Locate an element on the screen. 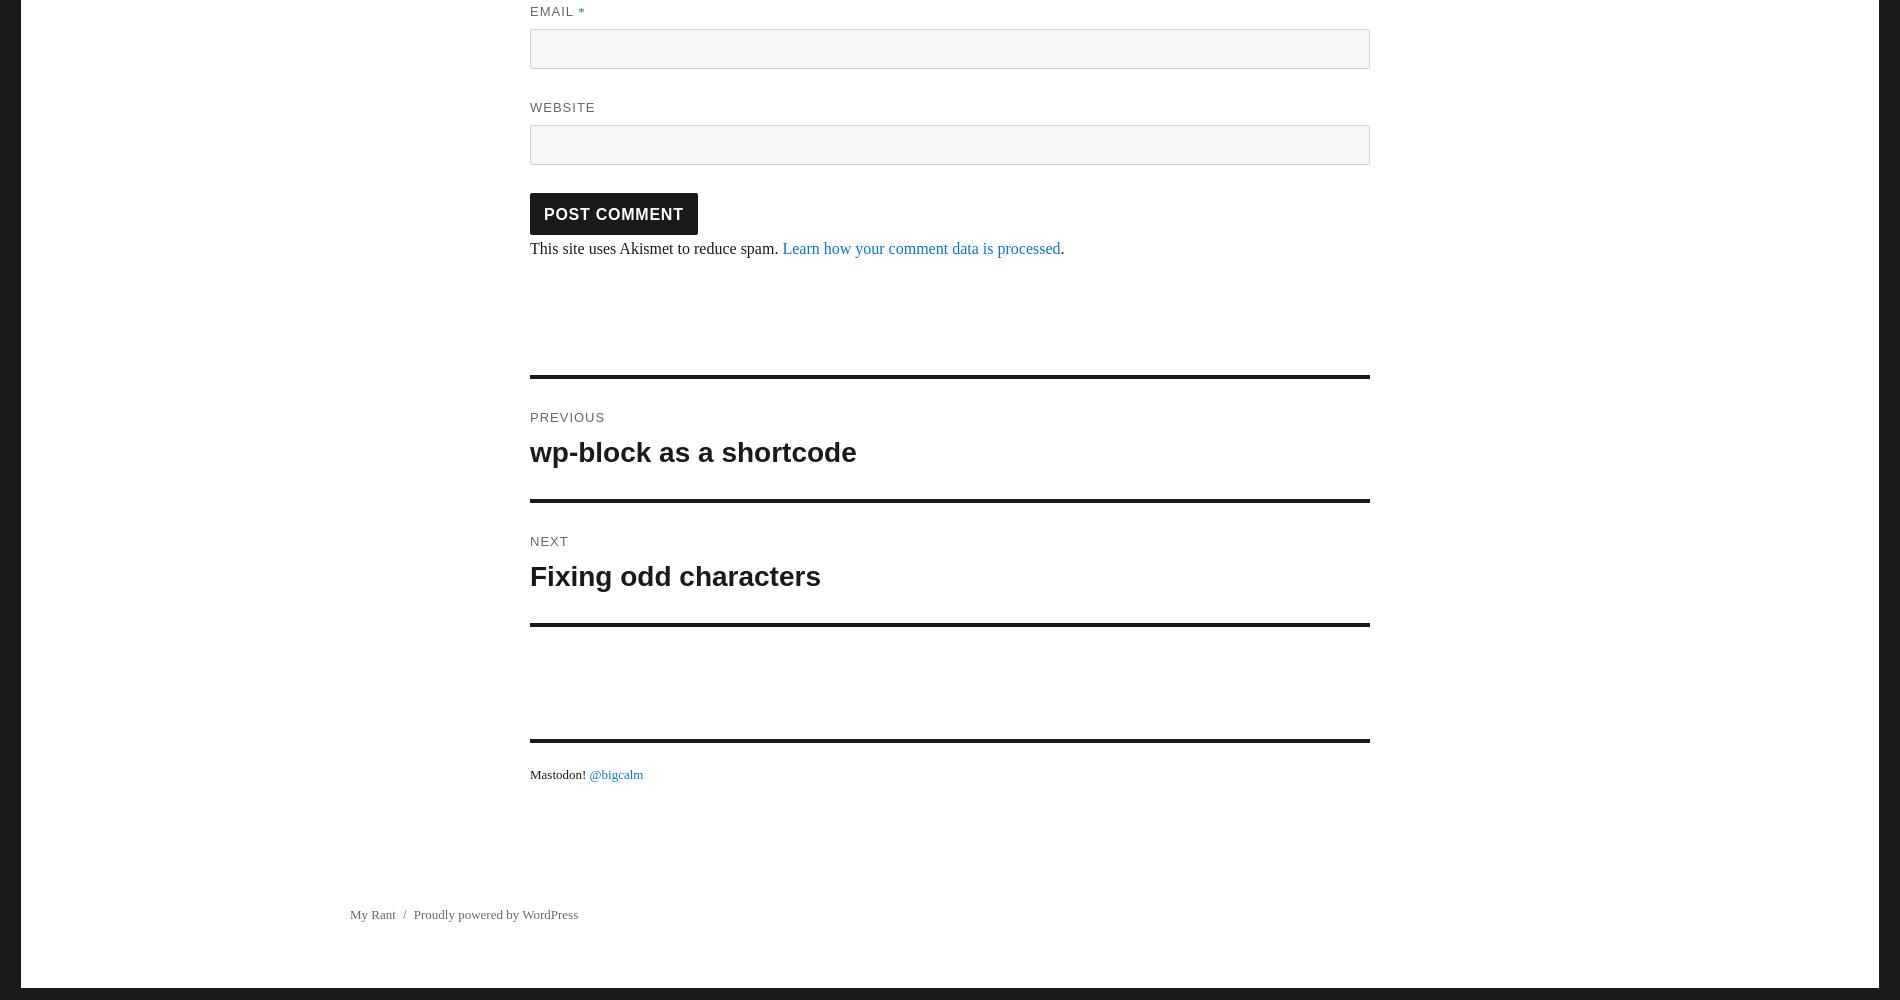 The height and width of the screenshot is (1000, 1900). 'wp-block as a shortcode' is located at coordinates (692, 451).